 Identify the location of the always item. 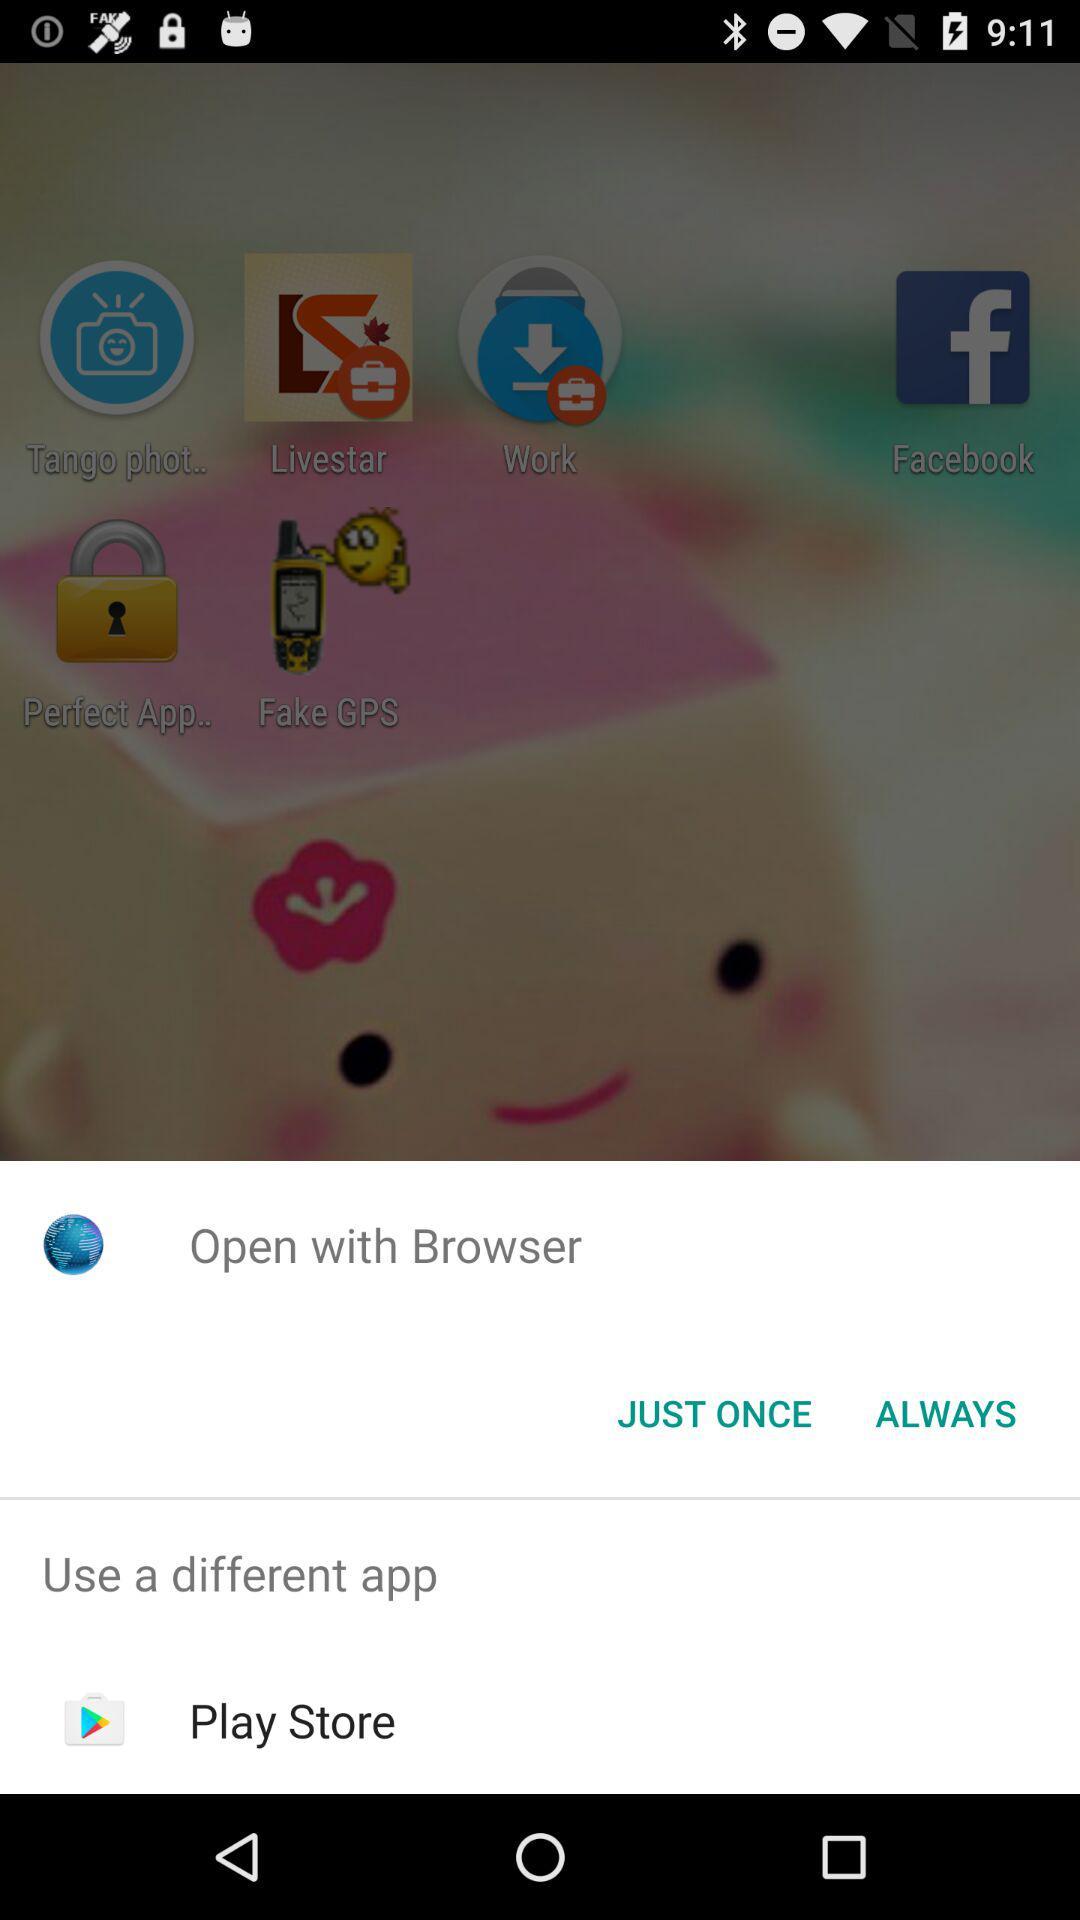
(945, 1411).